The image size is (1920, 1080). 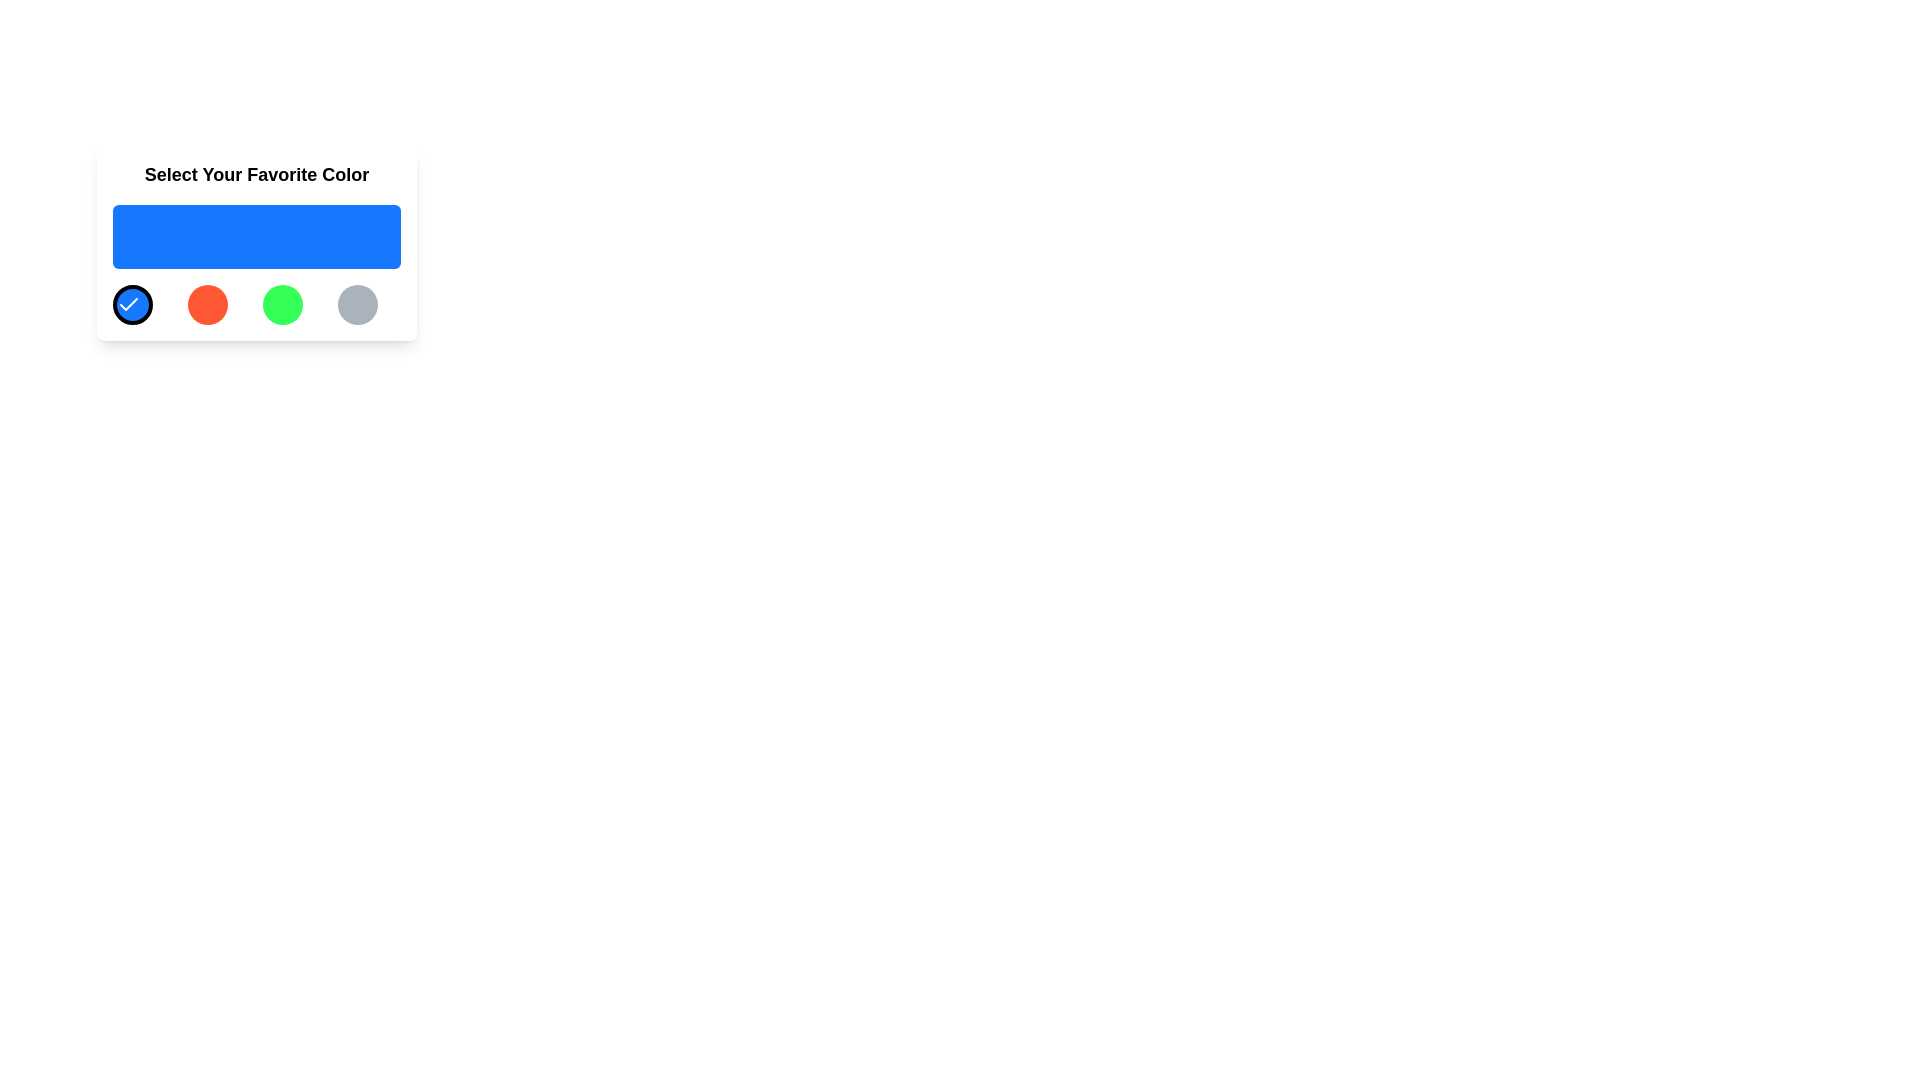 I want to click on the first colored circle button with a blue background and checkmark, so click(x=132, y=304).